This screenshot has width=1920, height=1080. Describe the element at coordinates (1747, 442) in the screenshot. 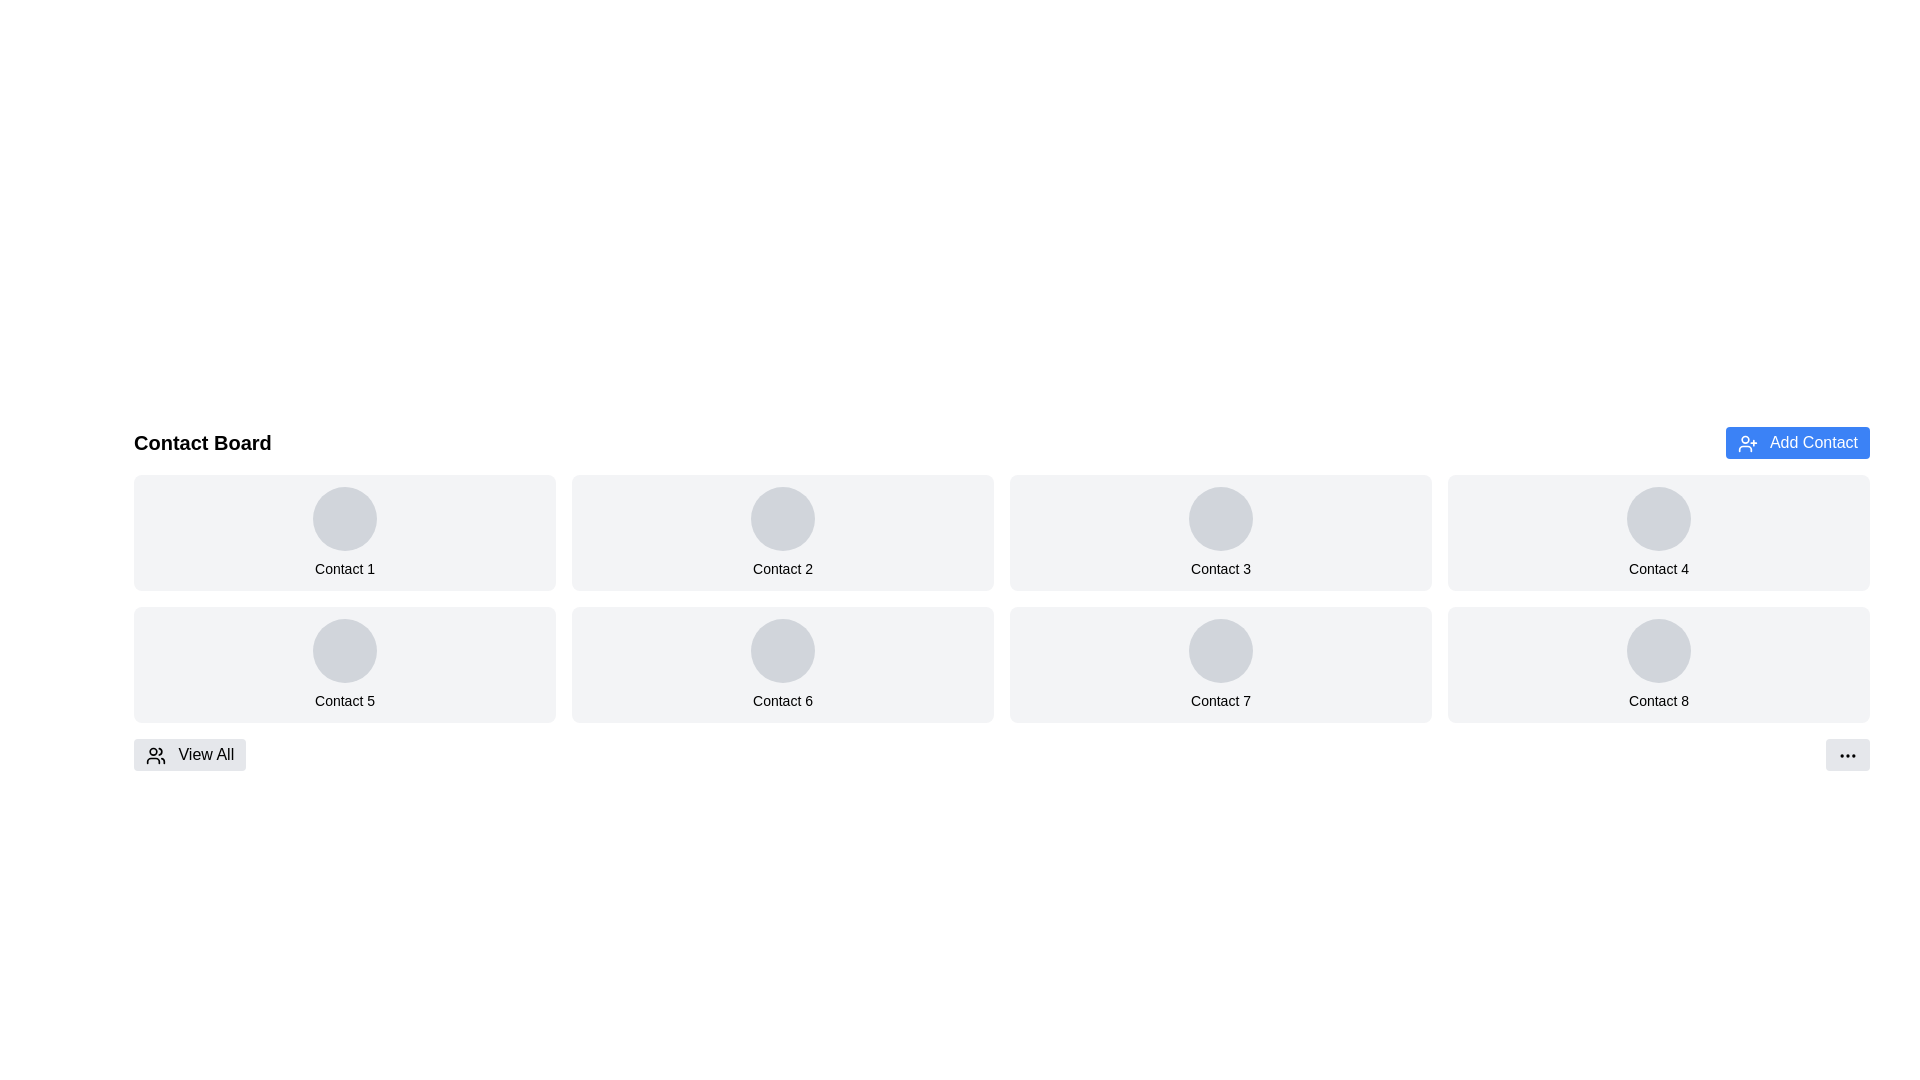

I see `the SVG icon depicting a user with a plus symbol next to it, located within the 'Add Contact' button at the top-right of the interface` at that location.